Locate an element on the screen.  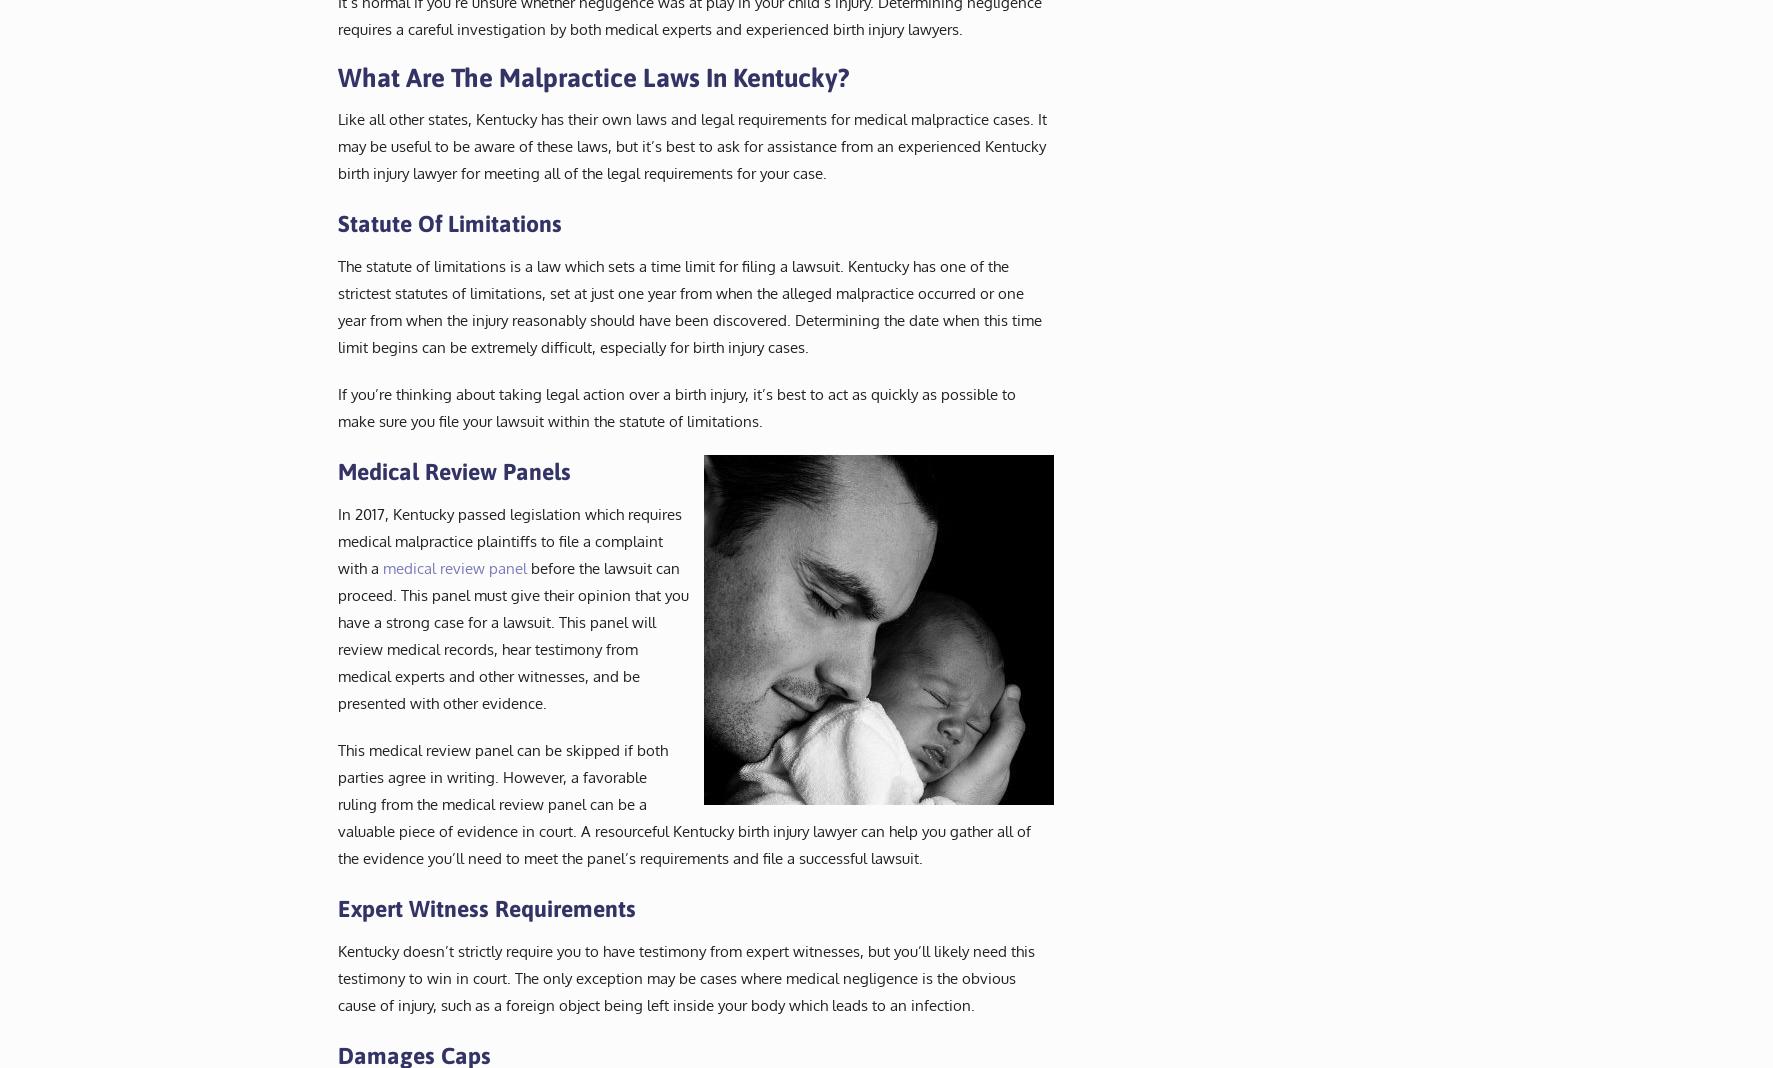
'Expert Witness Requirements' is located at coordinates (484, 907).